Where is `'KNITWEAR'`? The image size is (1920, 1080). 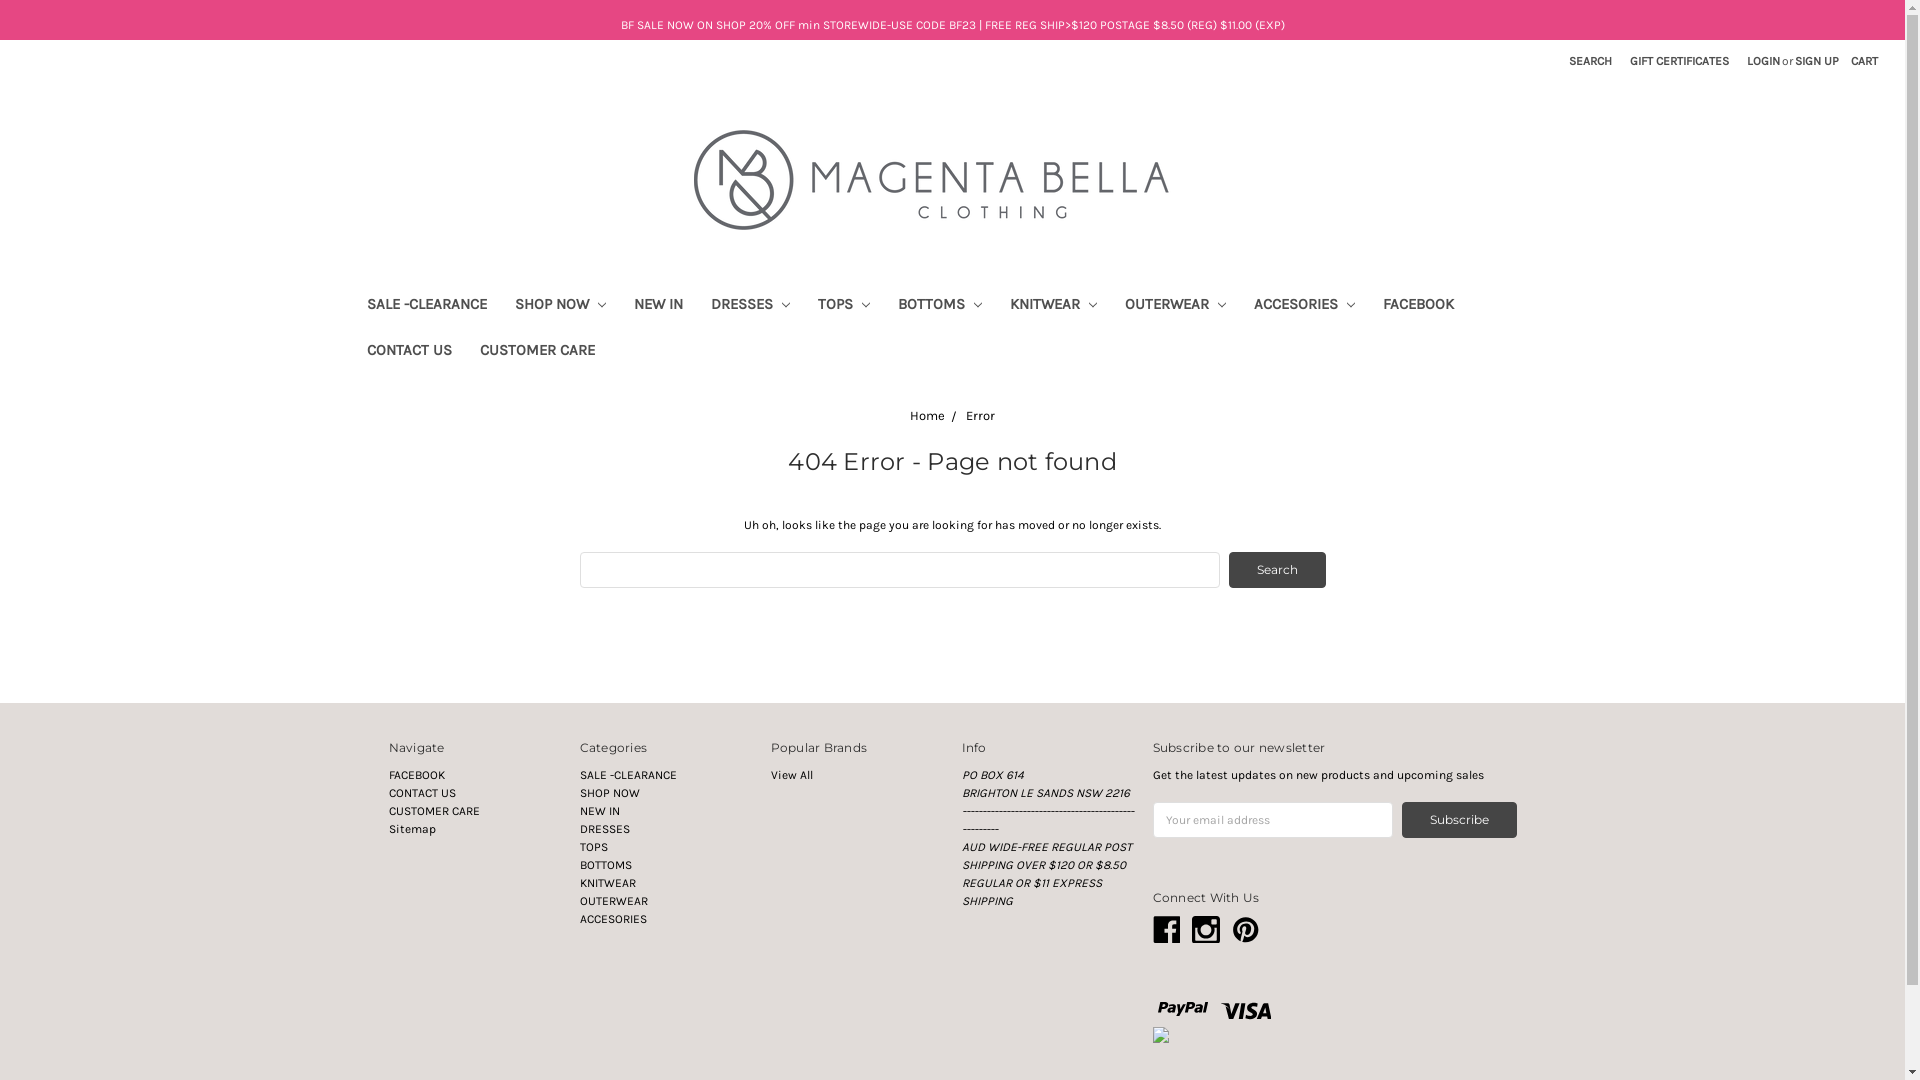
'KNITWEAR' is located at coordinates (1052, 307).